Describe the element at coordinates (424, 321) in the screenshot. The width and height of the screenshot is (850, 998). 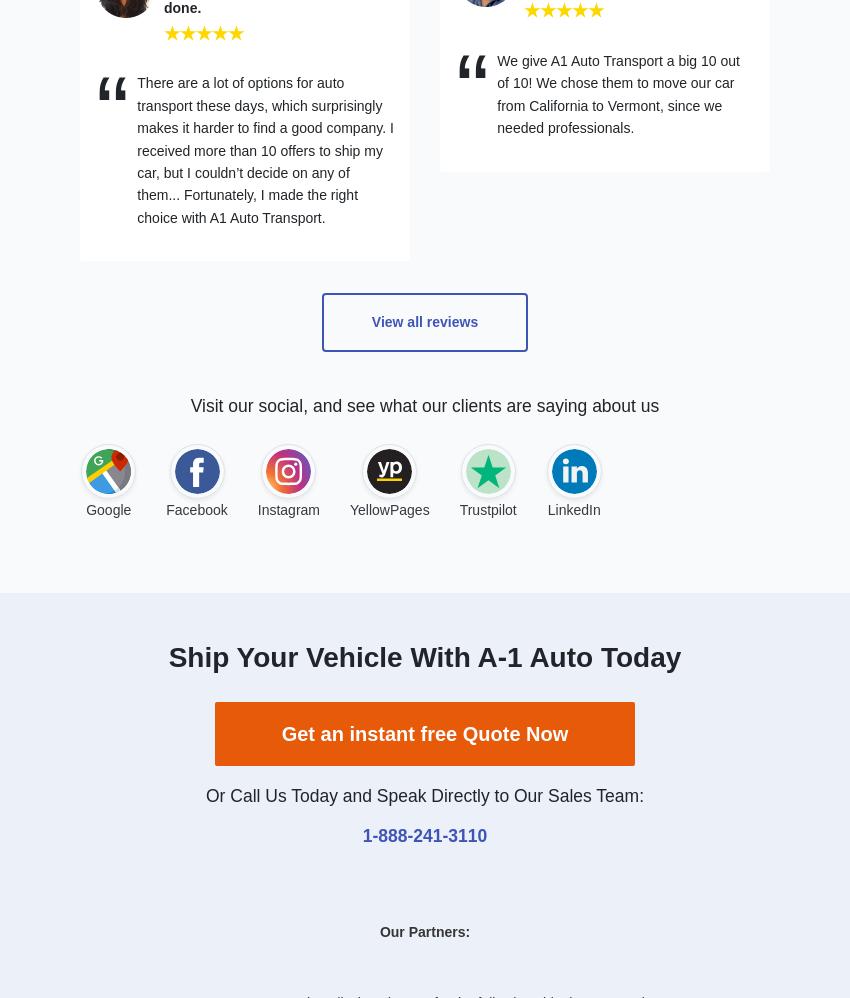
I see `'View all reviews'` at that location.